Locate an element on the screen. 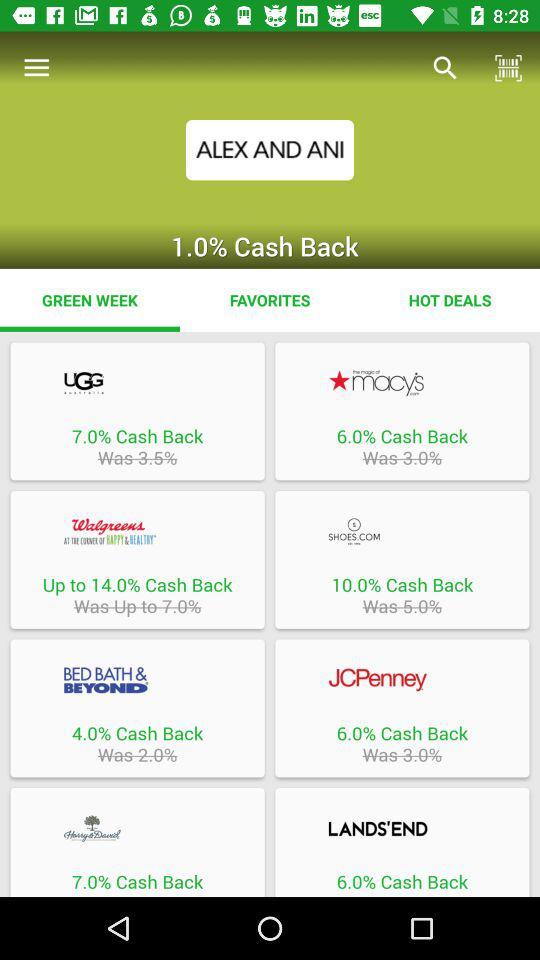 This screenshot has width=540, height=960. retailer is located at coordinates (402, 382).